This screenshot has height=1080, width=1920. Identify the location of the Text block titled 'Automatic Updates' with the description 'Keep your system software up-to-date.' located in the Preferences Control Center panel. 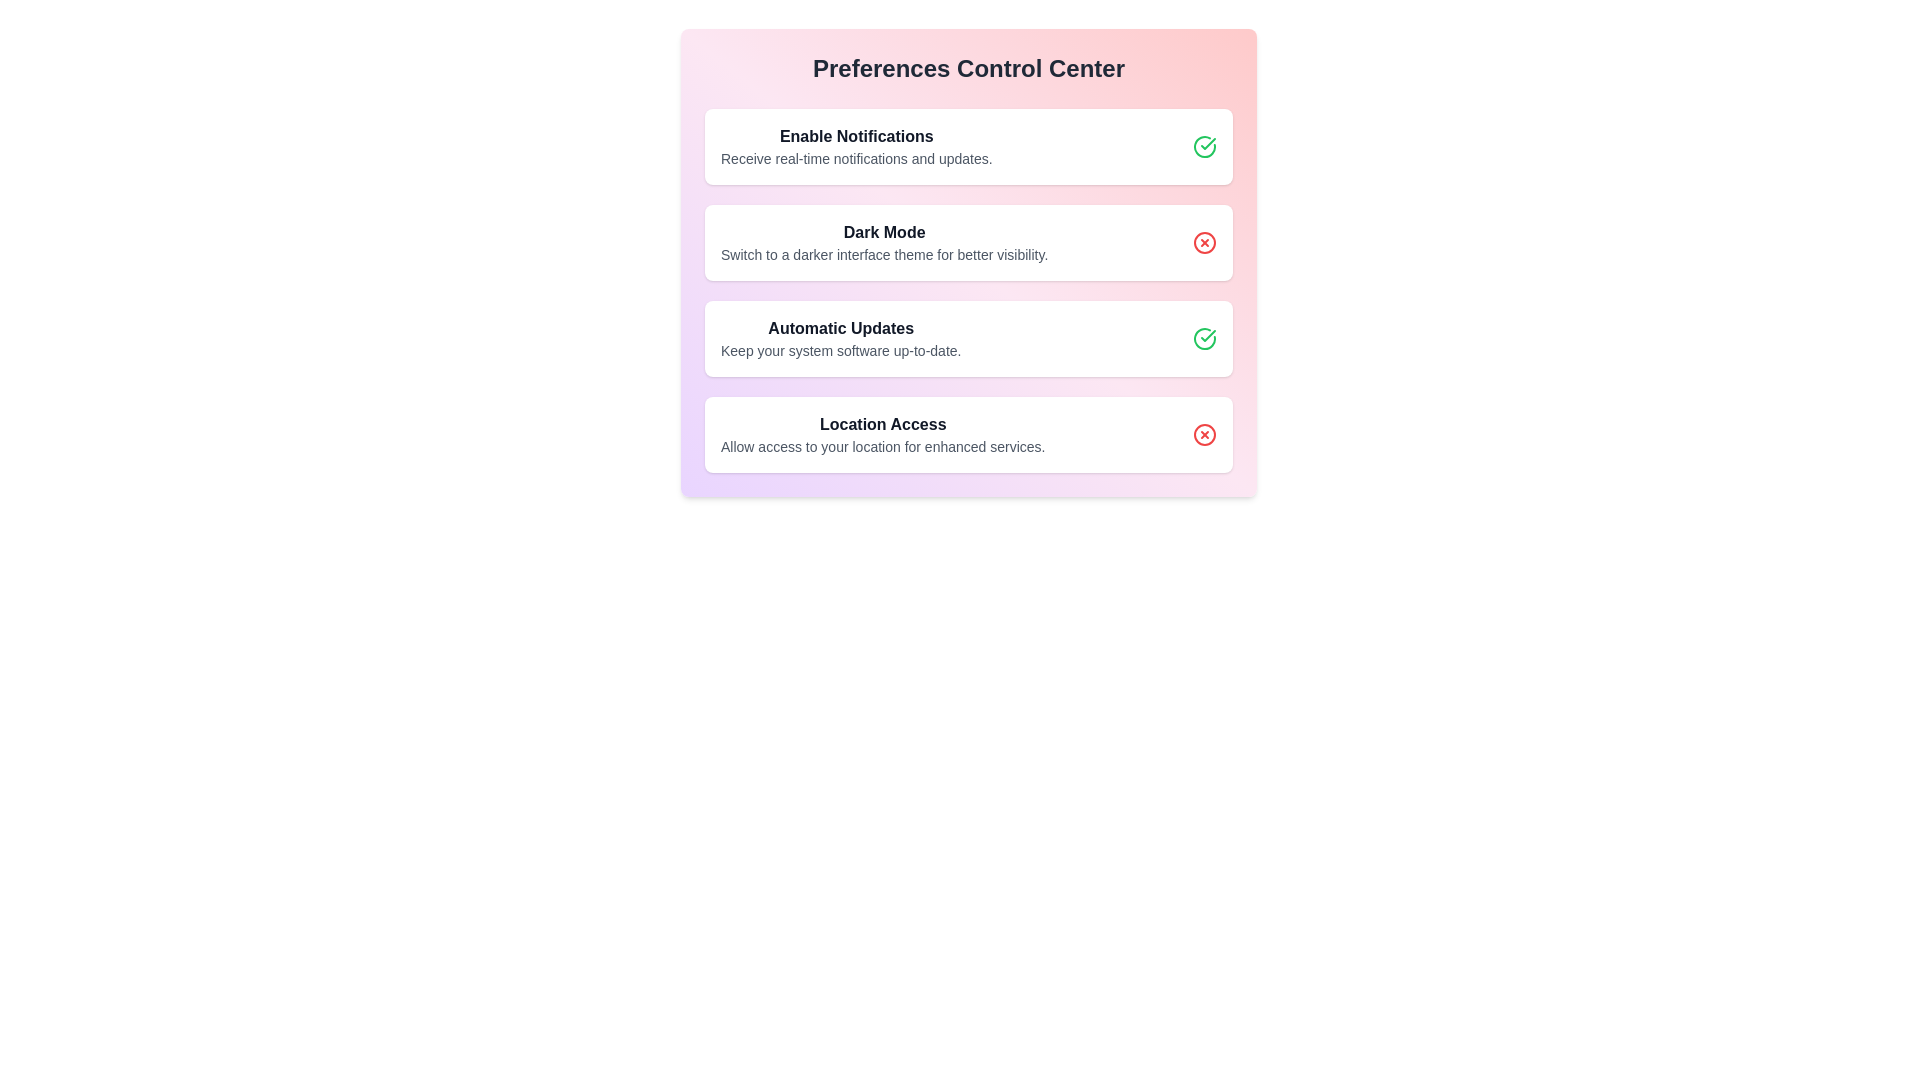
(841, 338).